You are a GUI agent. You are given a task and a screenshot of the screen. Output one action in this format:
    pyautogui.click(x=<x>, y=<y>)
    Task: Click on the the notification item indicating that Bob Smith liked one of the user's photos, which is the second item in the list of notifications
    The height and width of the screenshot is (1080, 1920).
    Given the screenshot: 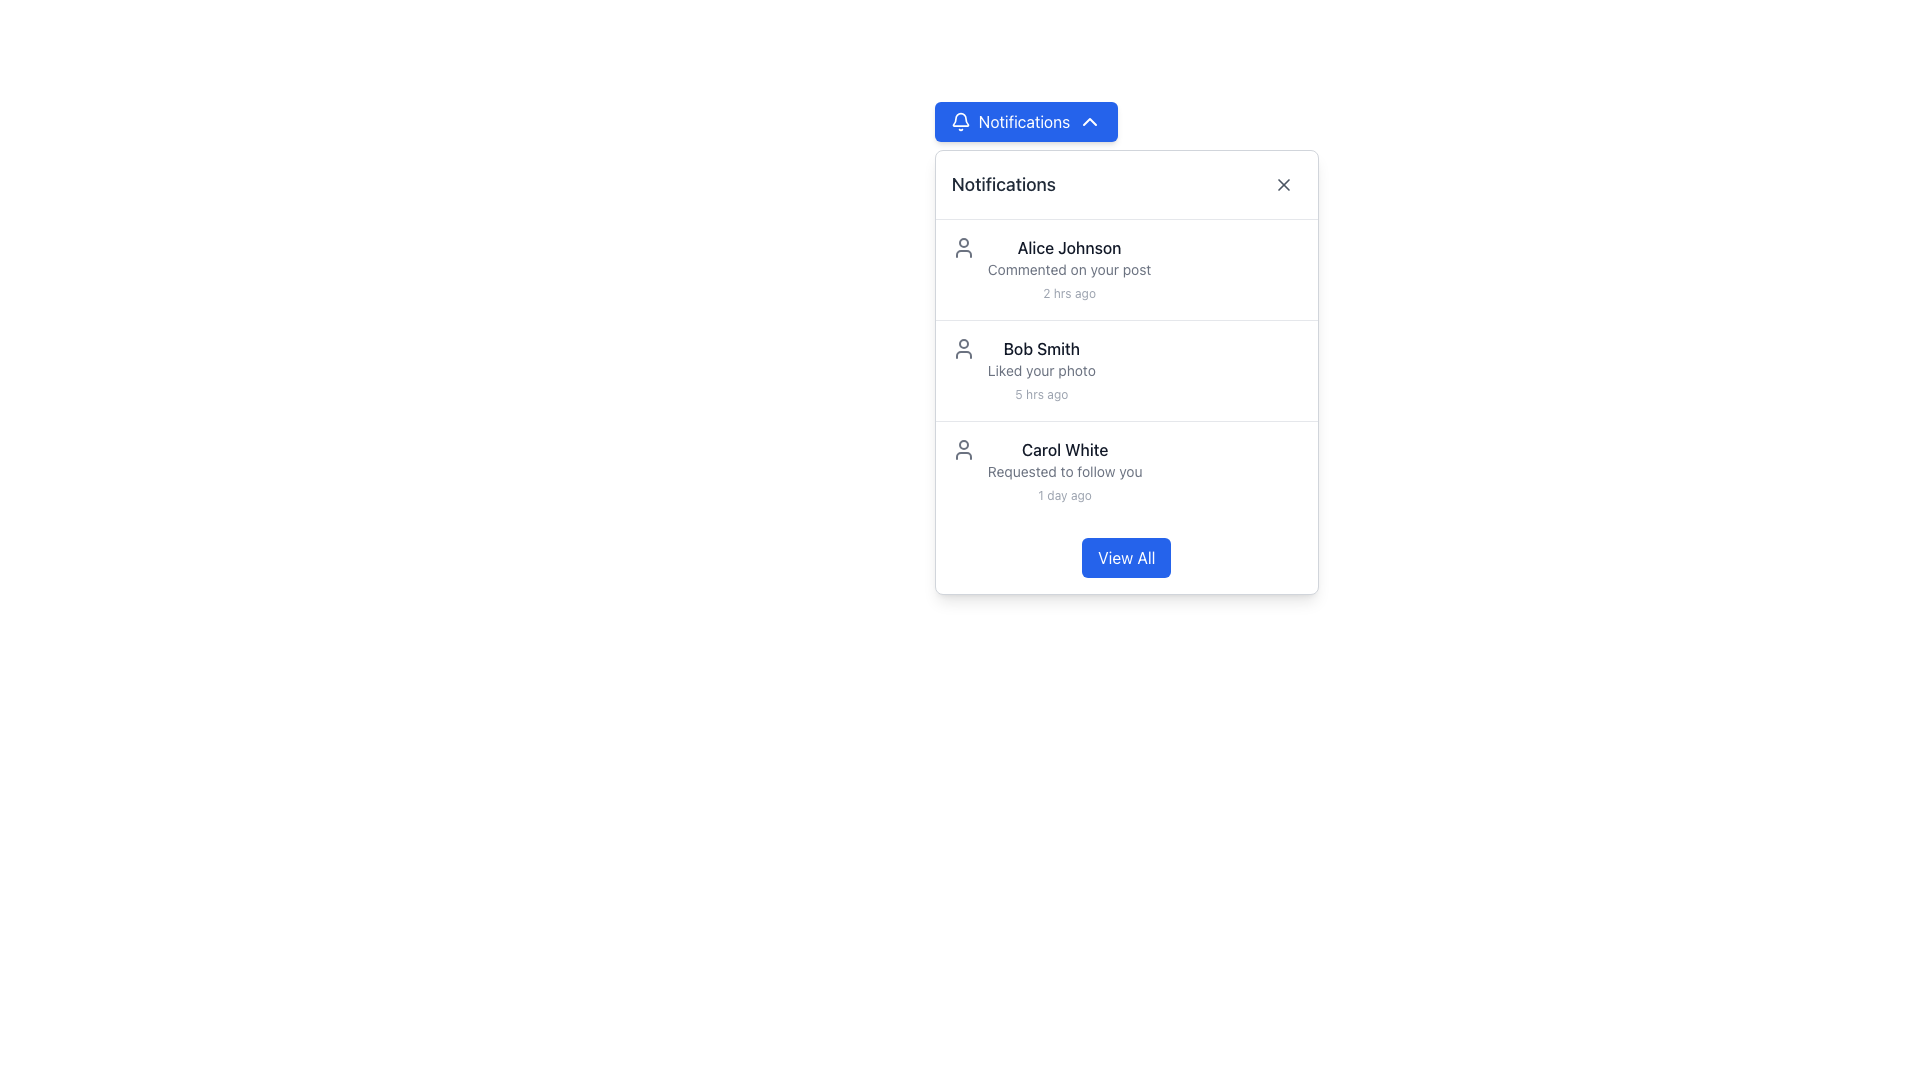 What is the action you would take?
    pyautogui.click(x=1126, y=370)
    